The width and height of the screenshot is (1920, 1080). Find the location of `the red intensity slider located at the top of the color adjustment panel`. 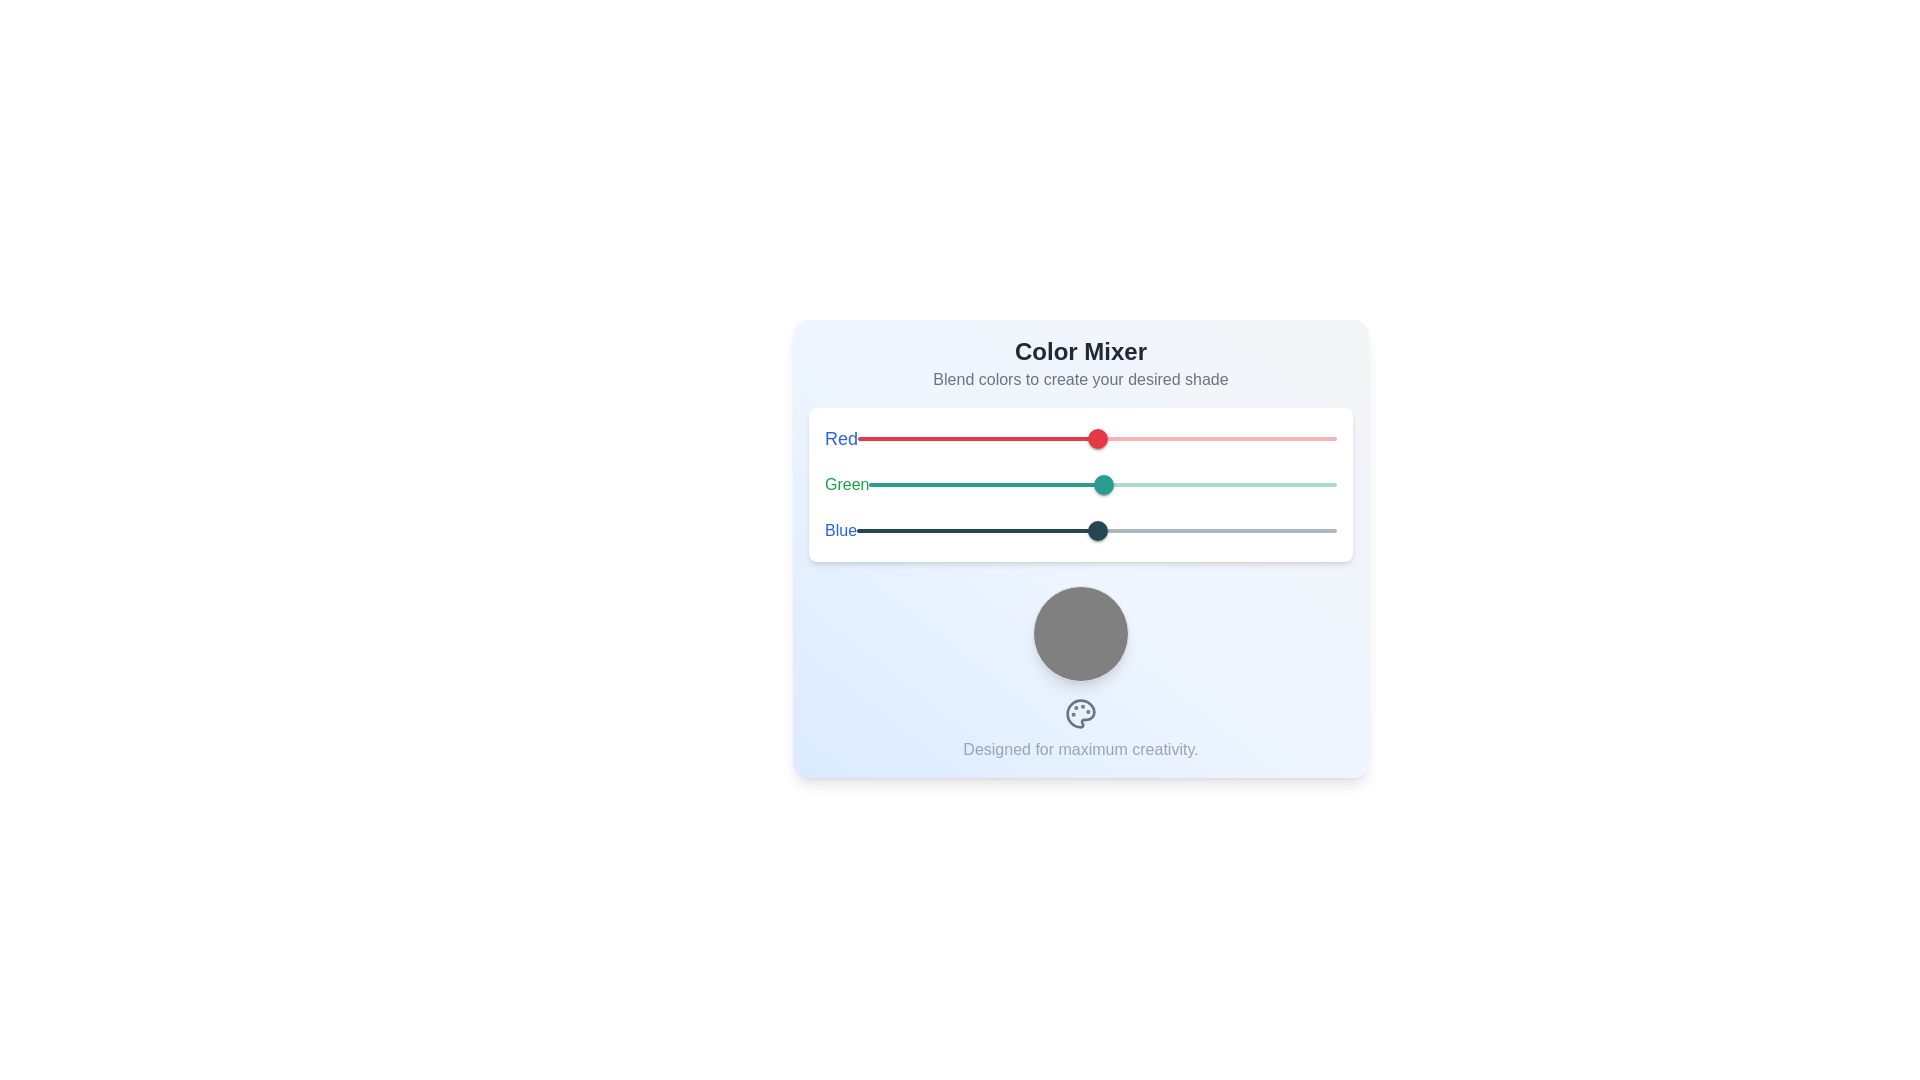

the red intensity slider located at the top of the color adjustment panel is located at coordinates (1079, 438).